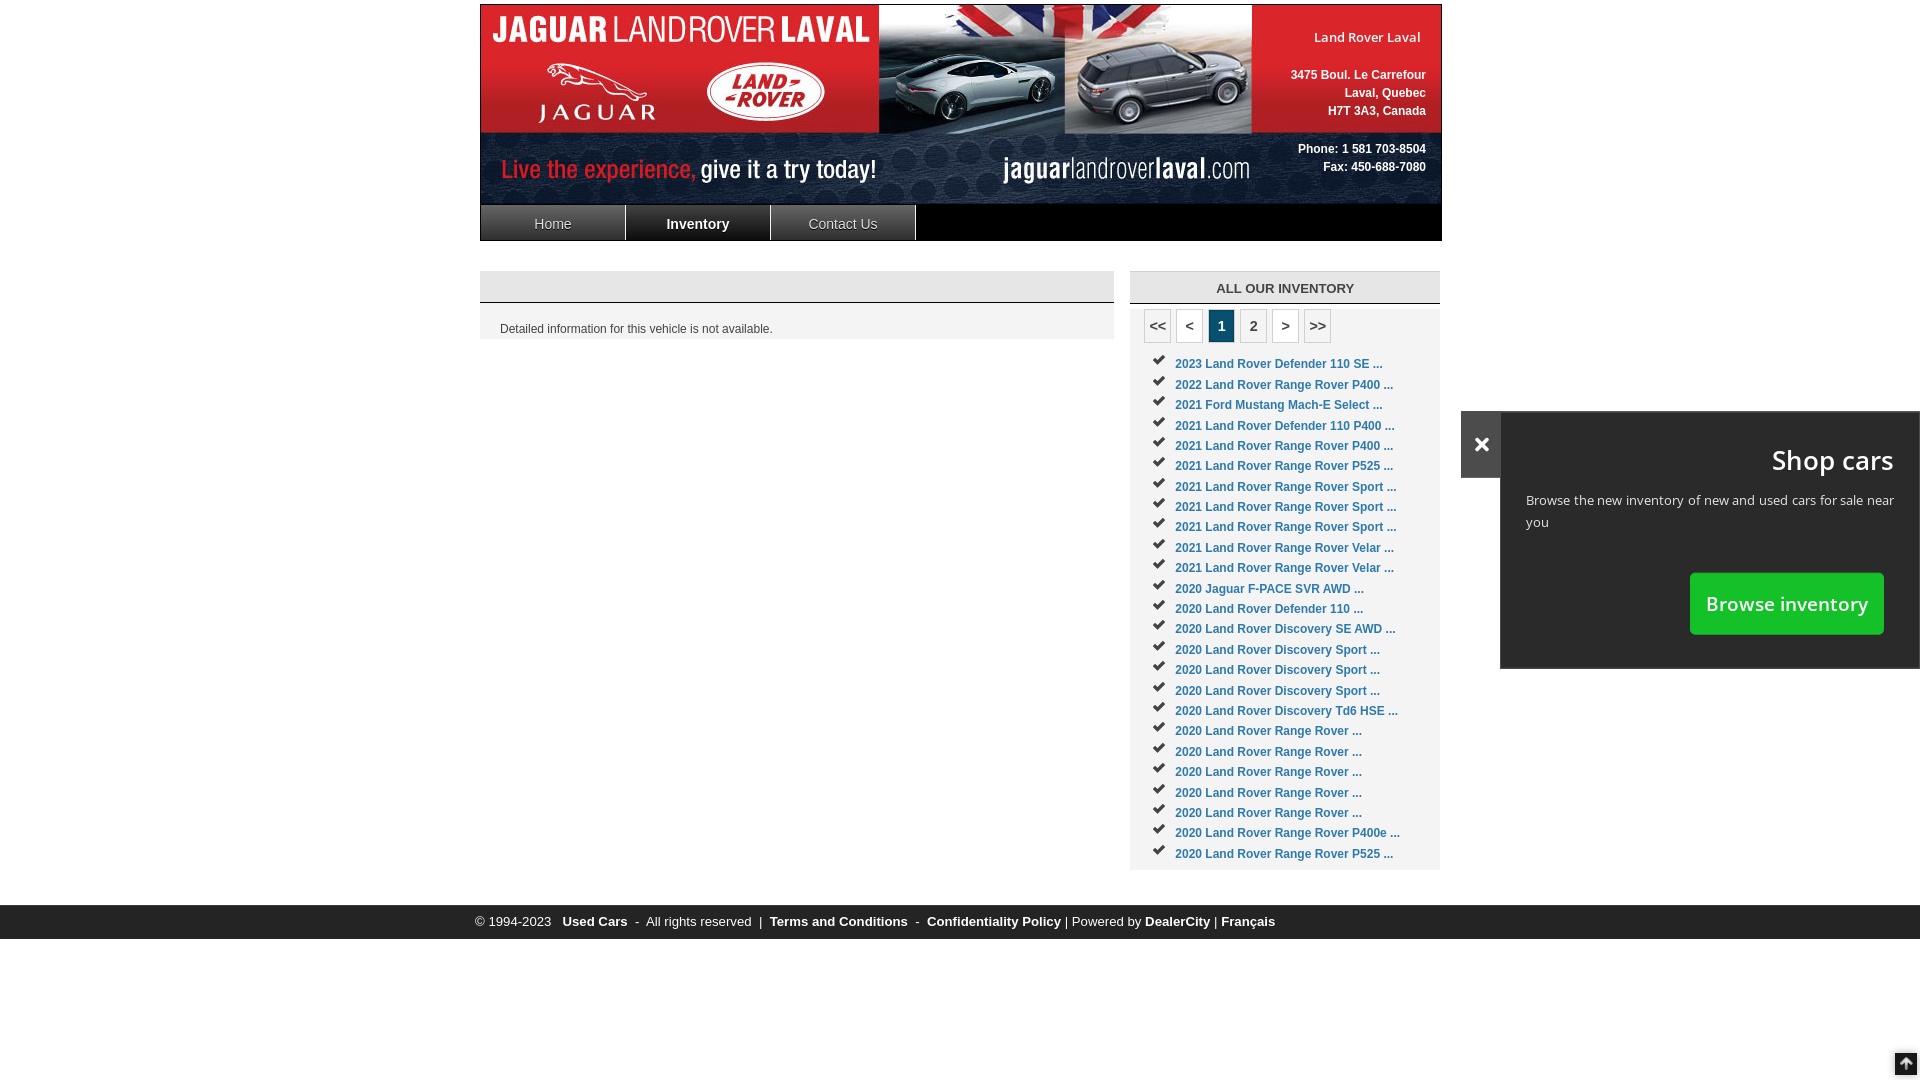 The width and height of the screenshot is (1920, 1080). I want to click on 'Confidentiality Policy', so click(993, 921).